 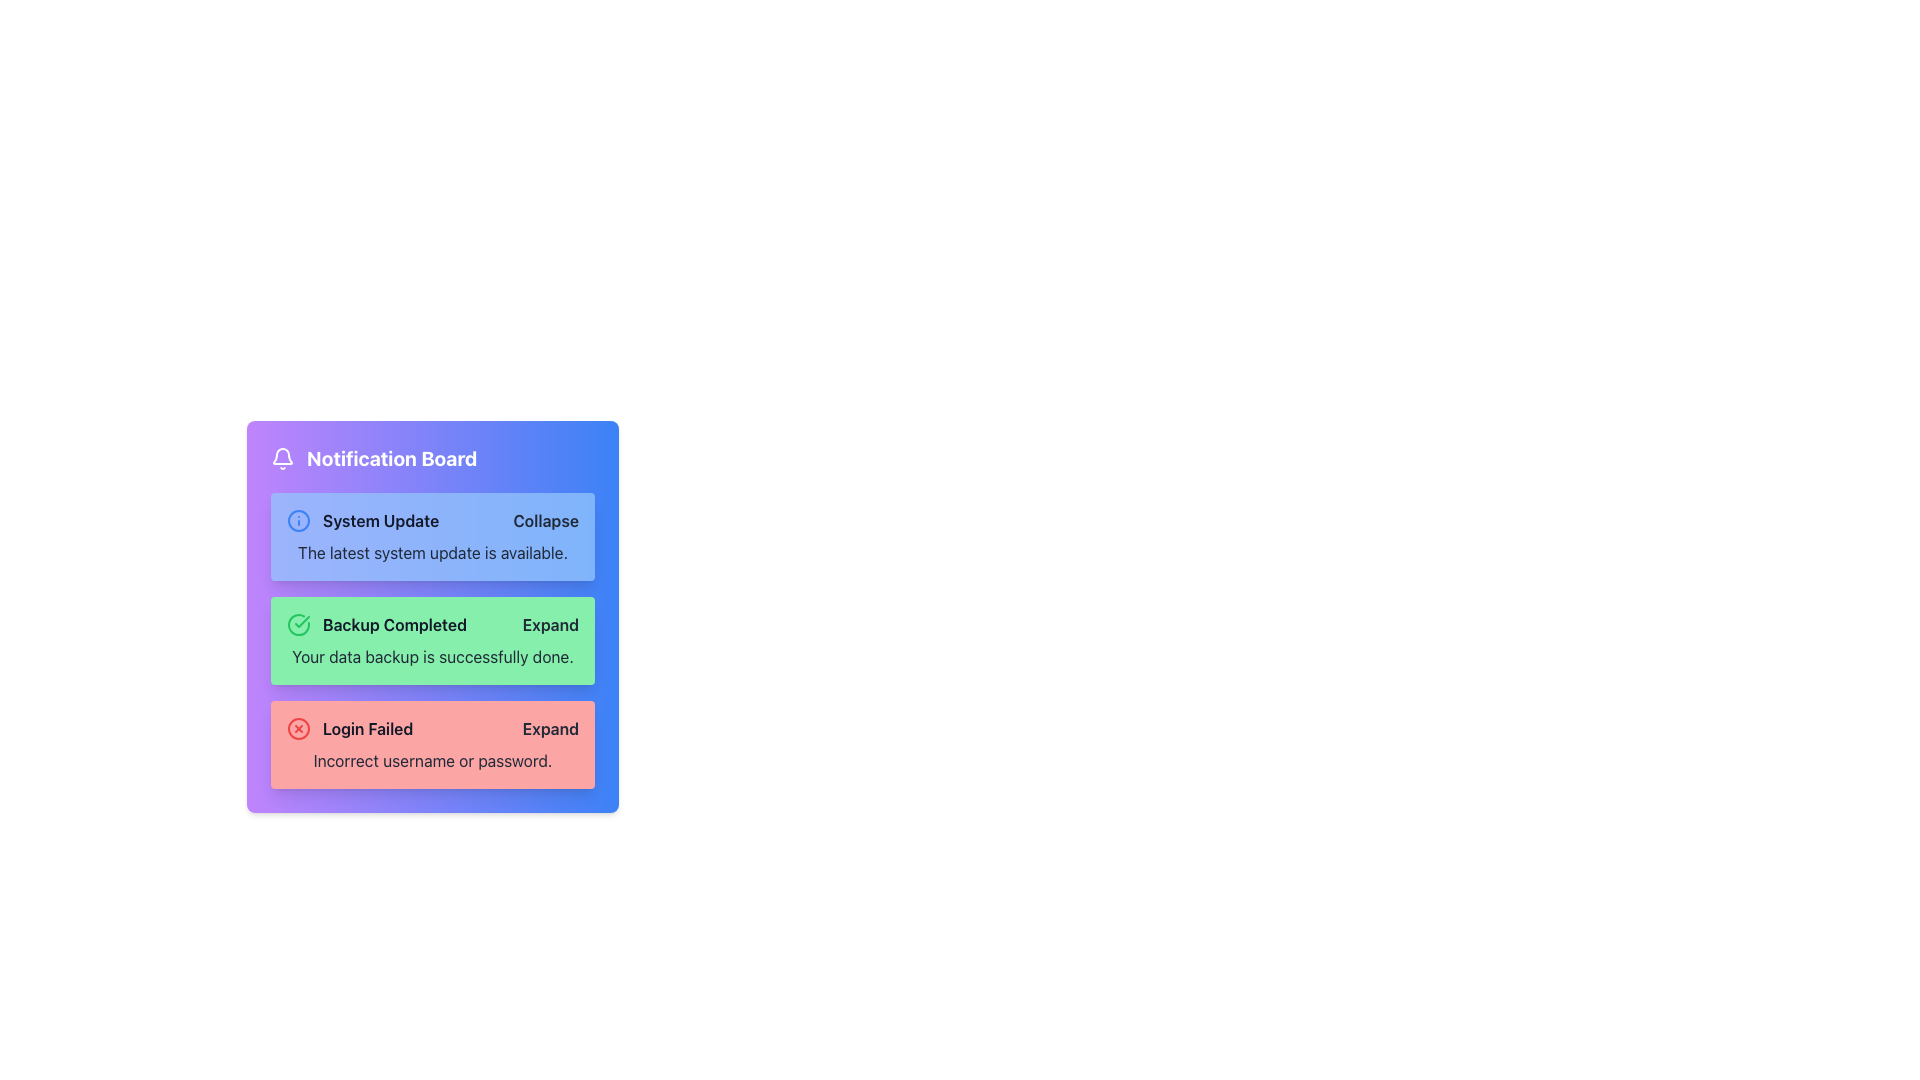 I want to click on text of the notification header label located on the left side of the blue 'info' icon in the Notification Board section, so click(x=363, y=519).